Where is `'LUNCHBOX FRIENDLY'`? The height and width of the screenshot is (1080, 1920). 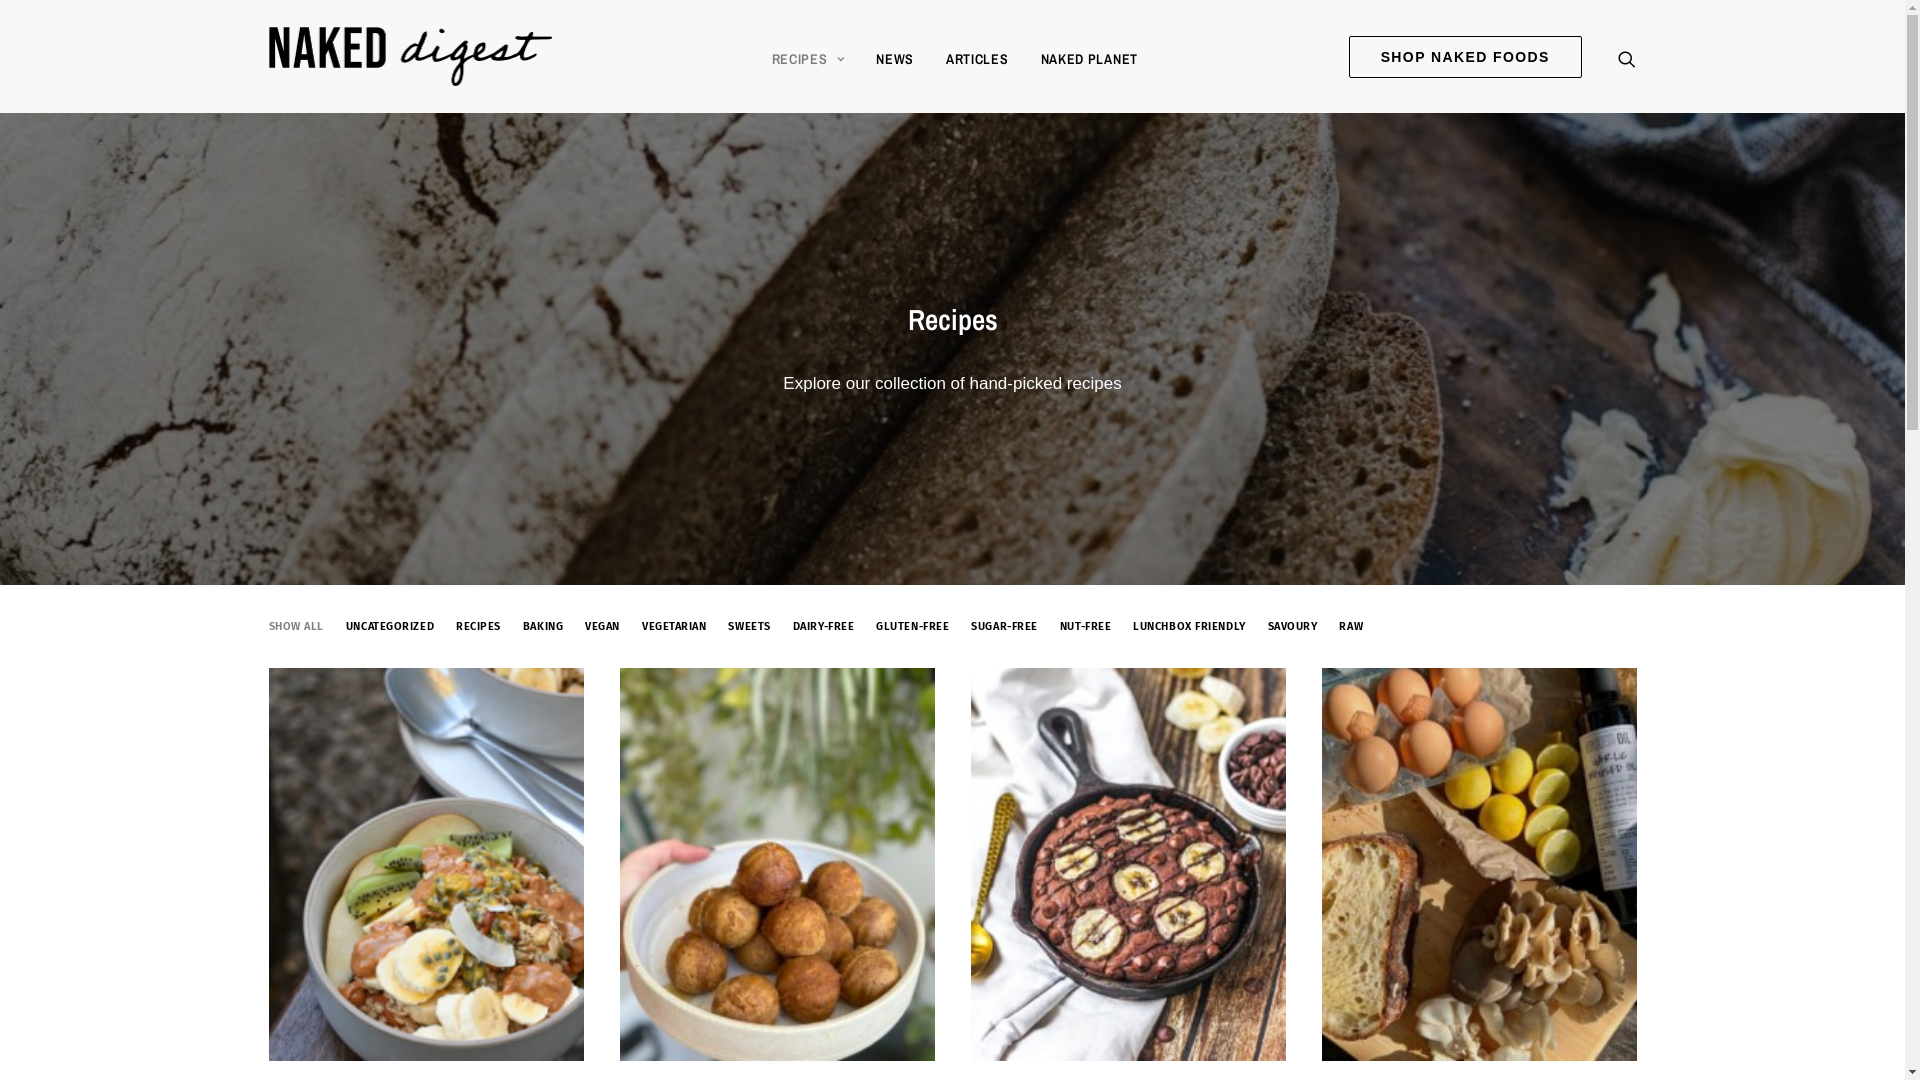 'LUNCHBOX FRIENDLY' is located at coordinates (1189, 625).